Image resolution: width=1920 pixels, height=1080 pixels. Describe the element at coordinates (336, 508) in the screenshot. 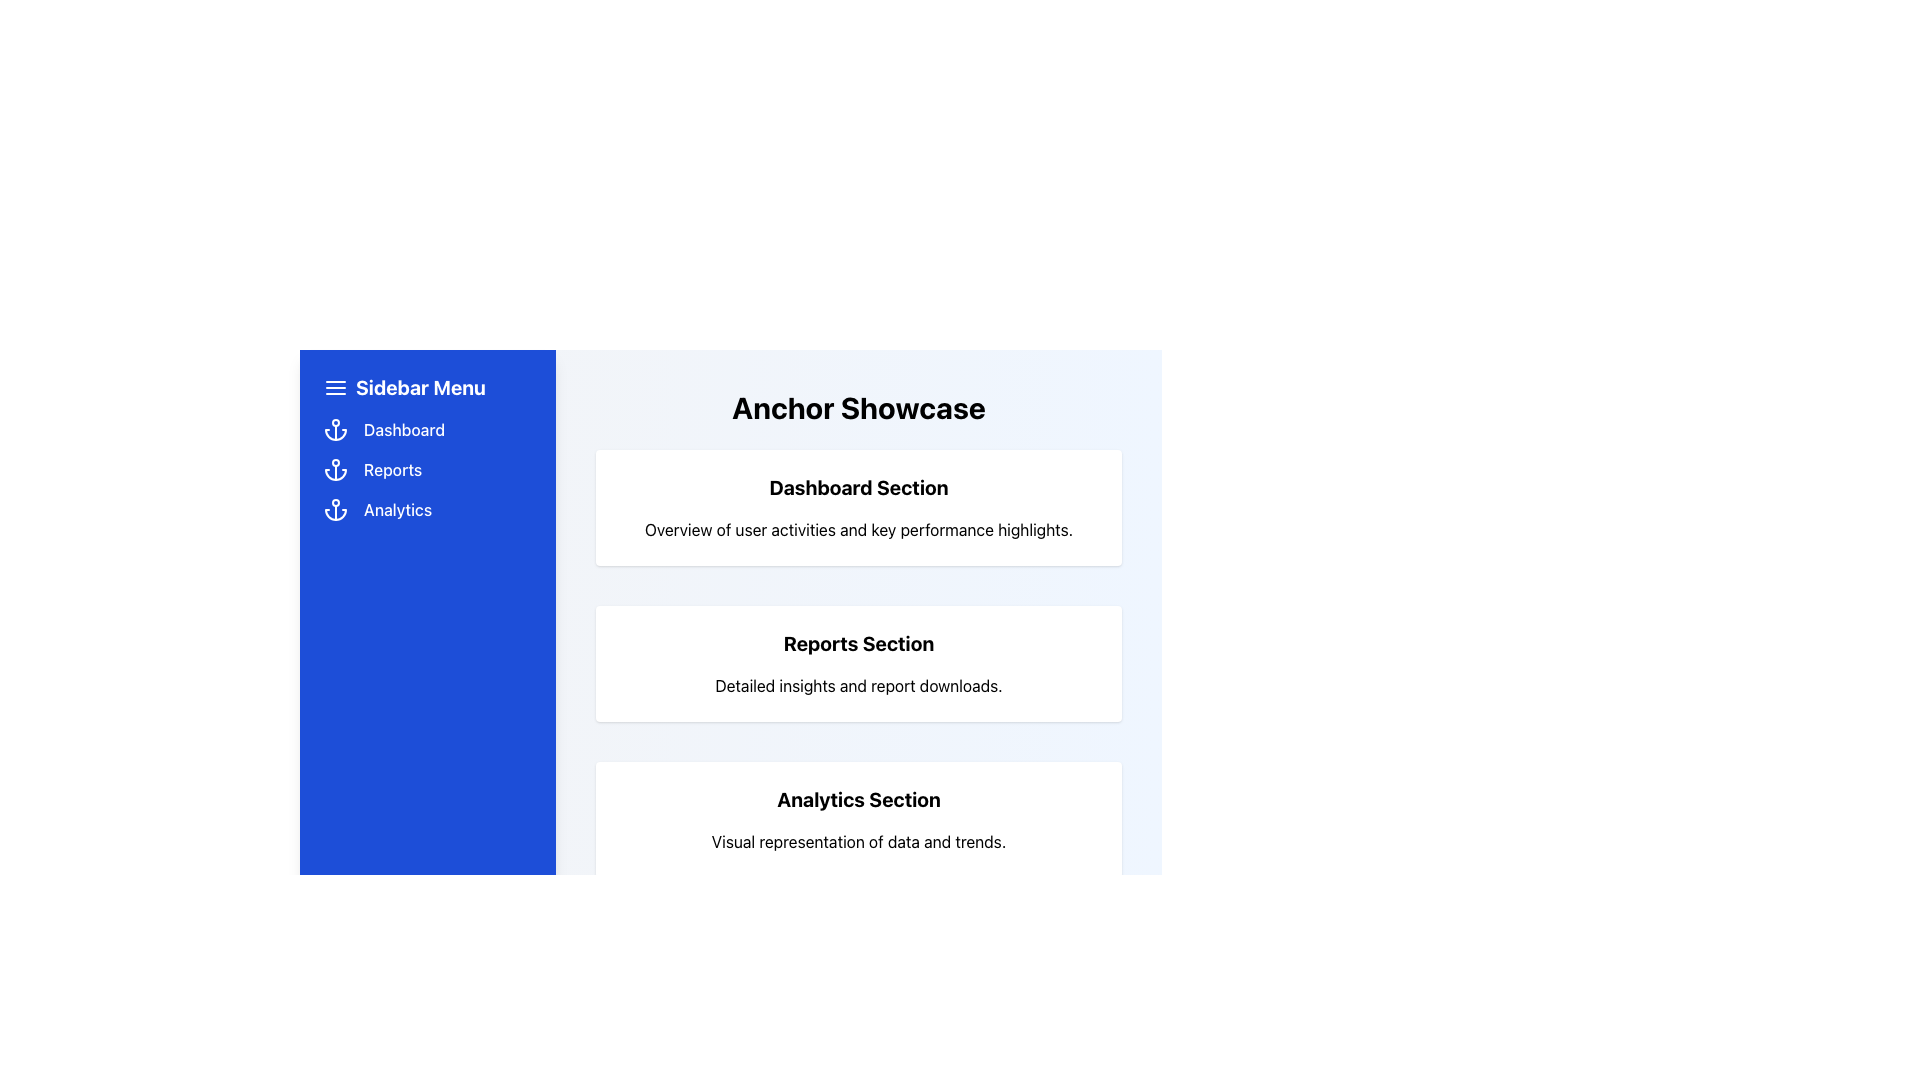

I see `the 'Analytics' icon in the sidebar menu to observe the color change` at that location.